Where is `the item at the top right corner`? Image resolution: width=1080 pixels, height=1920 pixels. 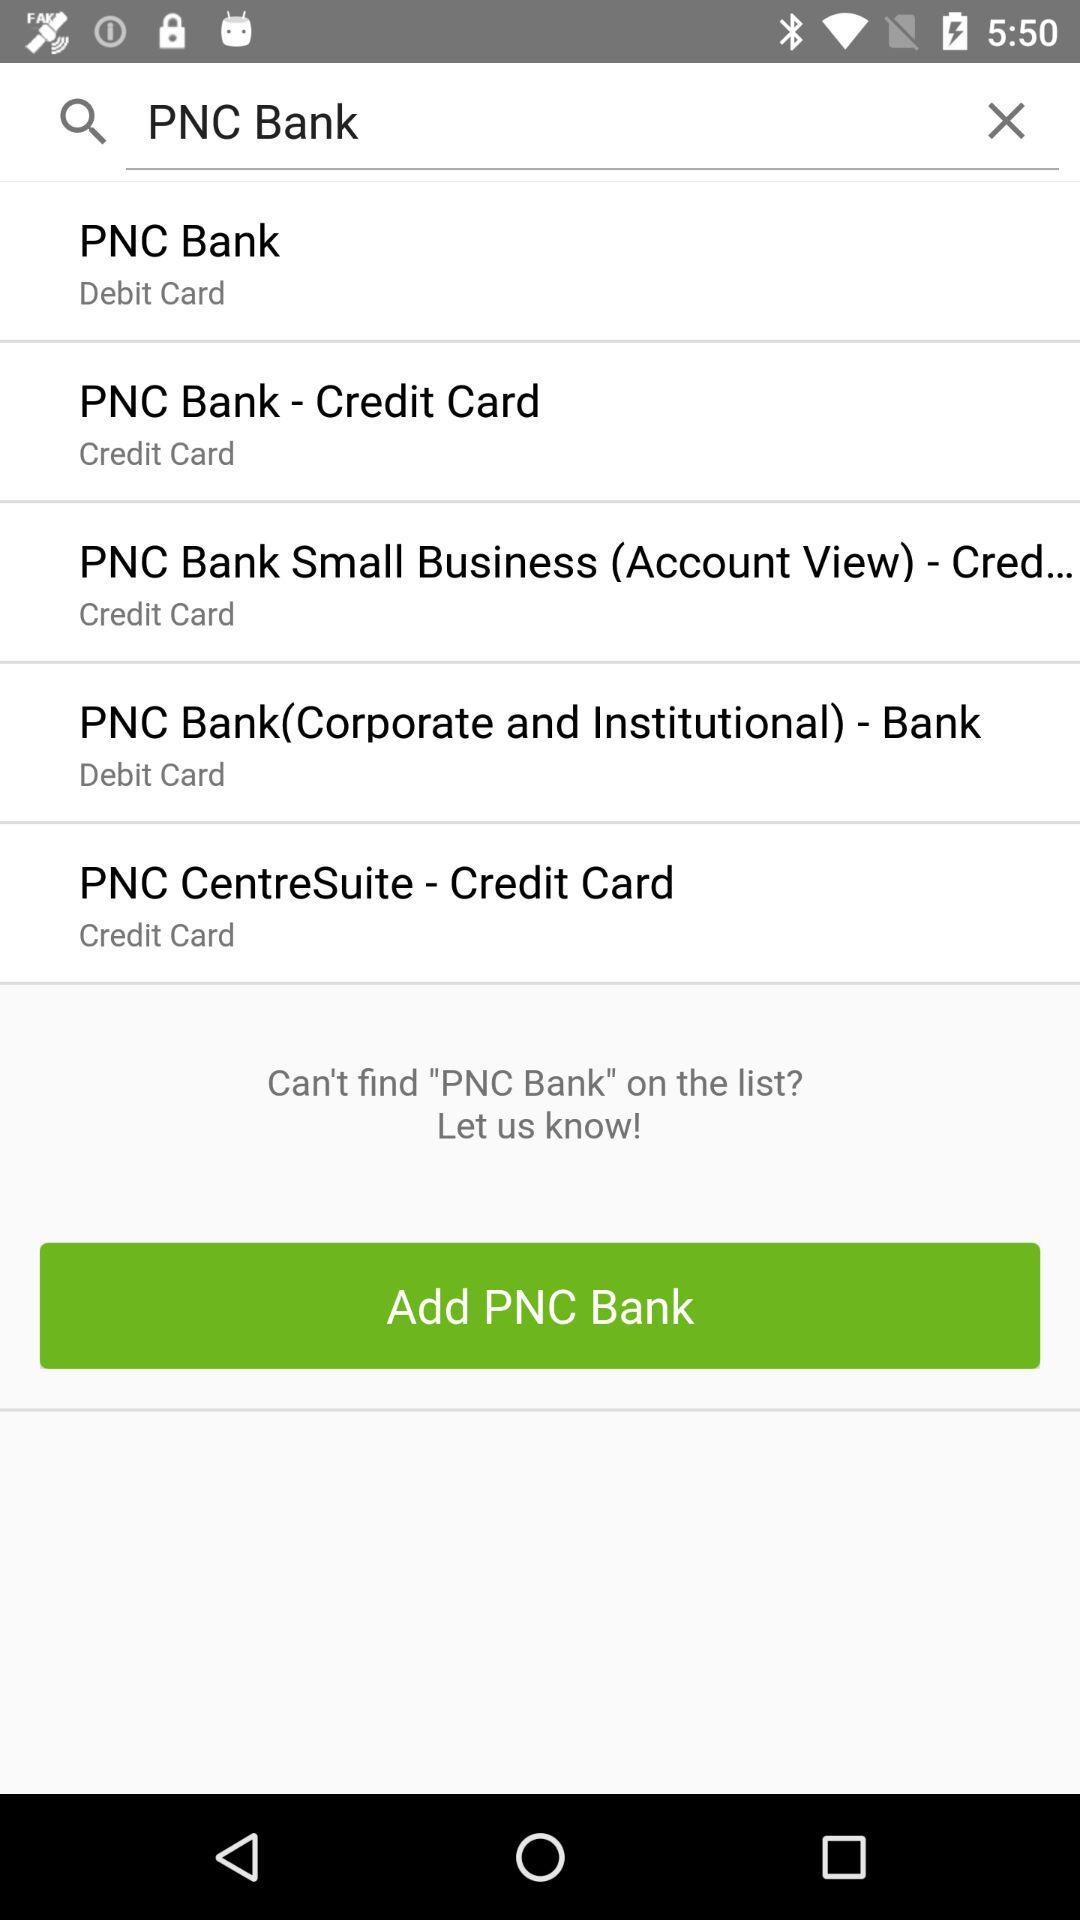
the item at the top right corner is located at coordinates (1006, 119).